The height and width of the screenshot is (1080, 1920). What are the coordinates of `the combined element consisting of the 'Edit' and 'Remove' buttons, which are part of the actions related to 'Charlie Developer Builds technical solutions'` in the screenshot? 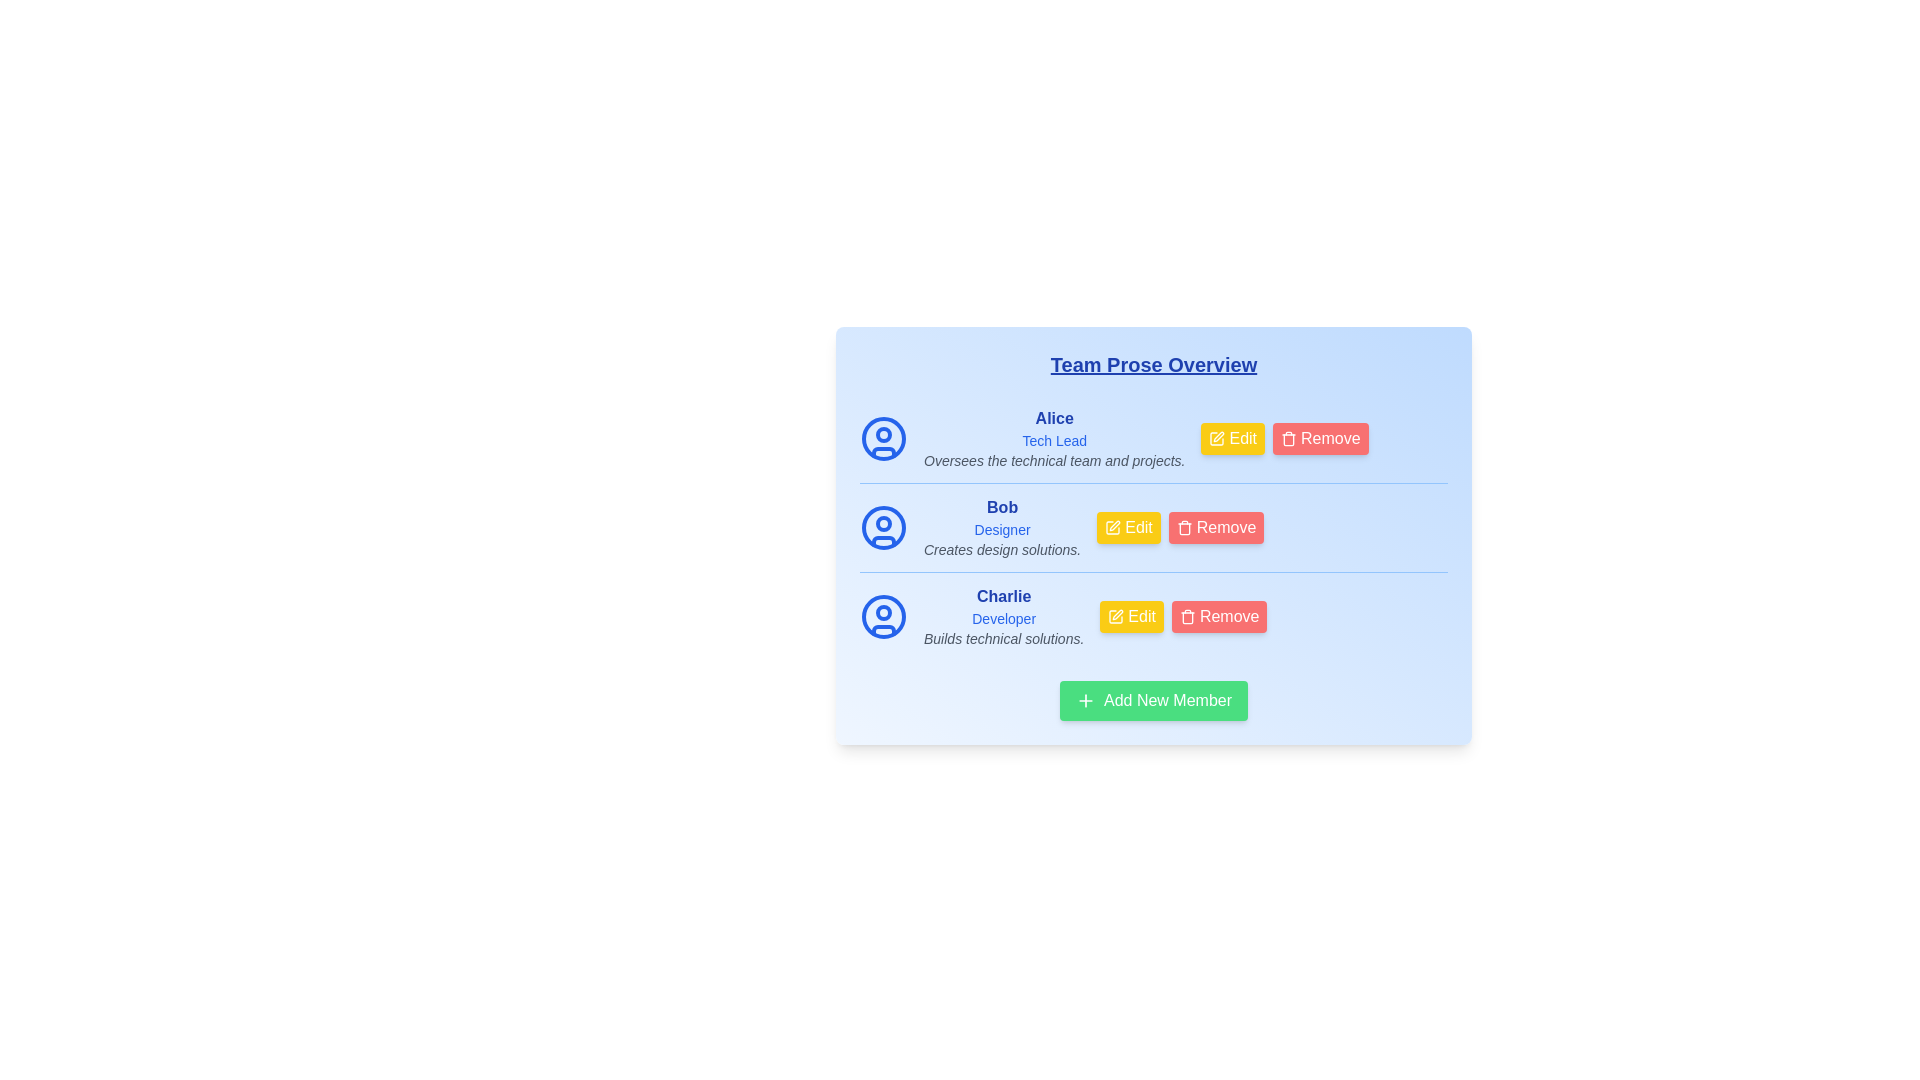 It's located at (1183, 616).